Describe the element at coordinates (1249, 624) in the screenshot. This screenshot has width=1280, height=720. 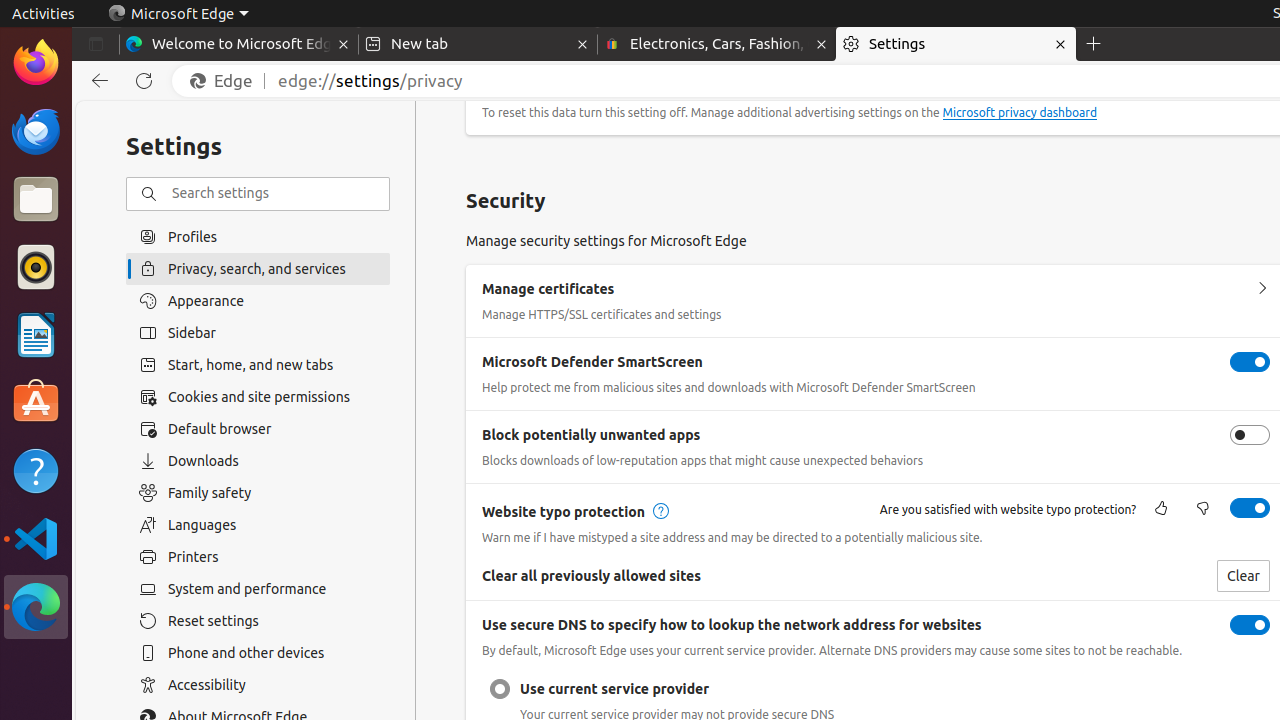
I see `'Use secure DNS to specify how to lookup the network address for websites'` at that location.